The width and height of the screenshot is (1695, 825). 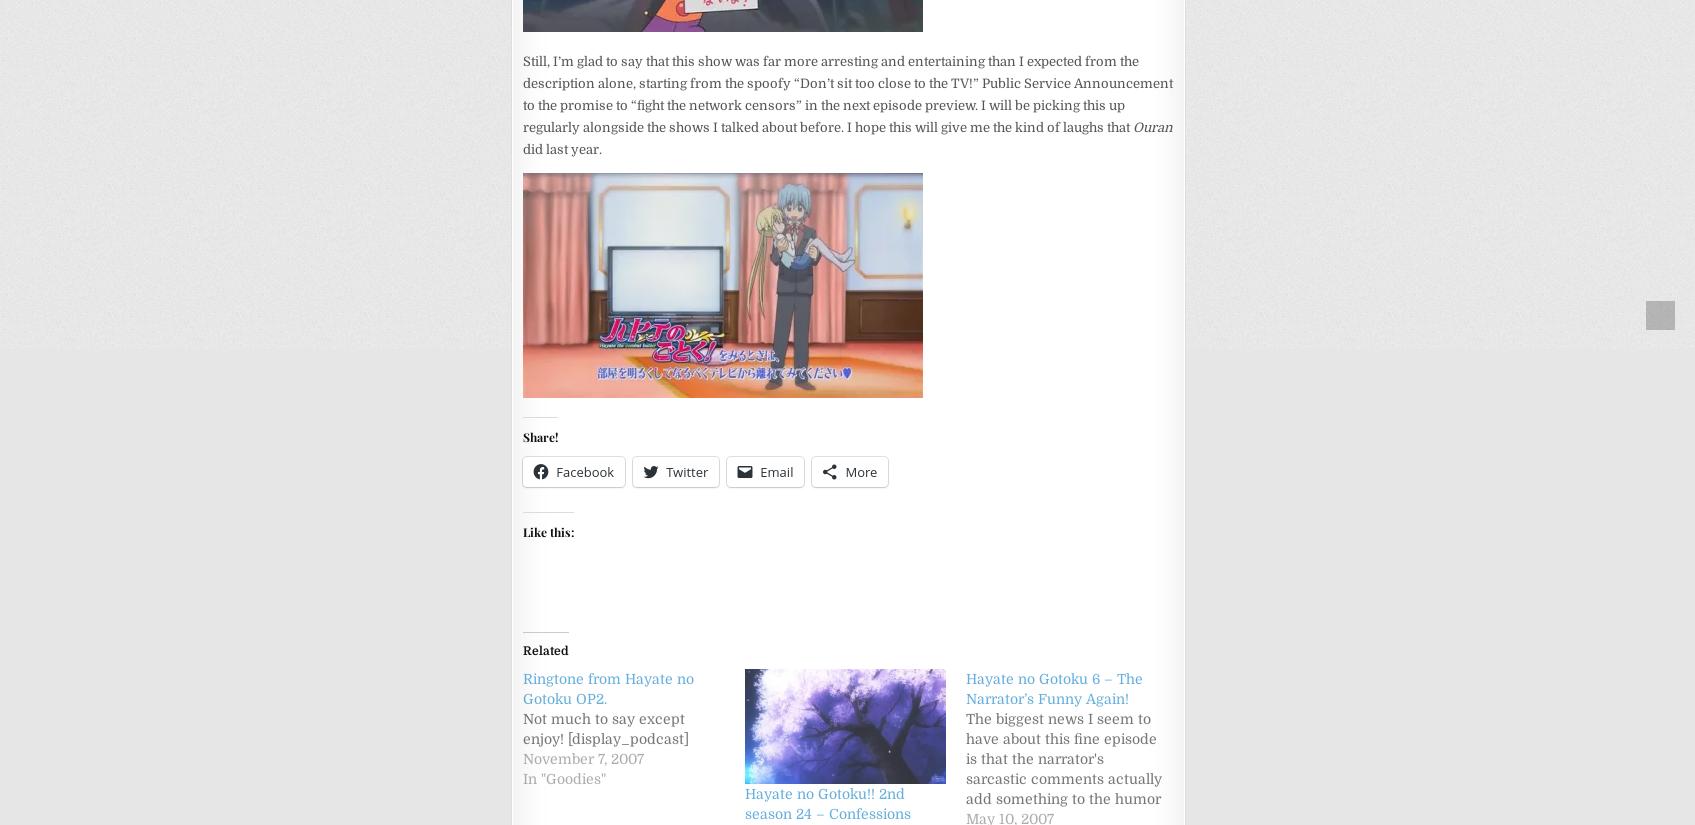 What do you see at coordinates (844, 469) in the screenshot?
I see `'More'` at bounding box center [844, 469].